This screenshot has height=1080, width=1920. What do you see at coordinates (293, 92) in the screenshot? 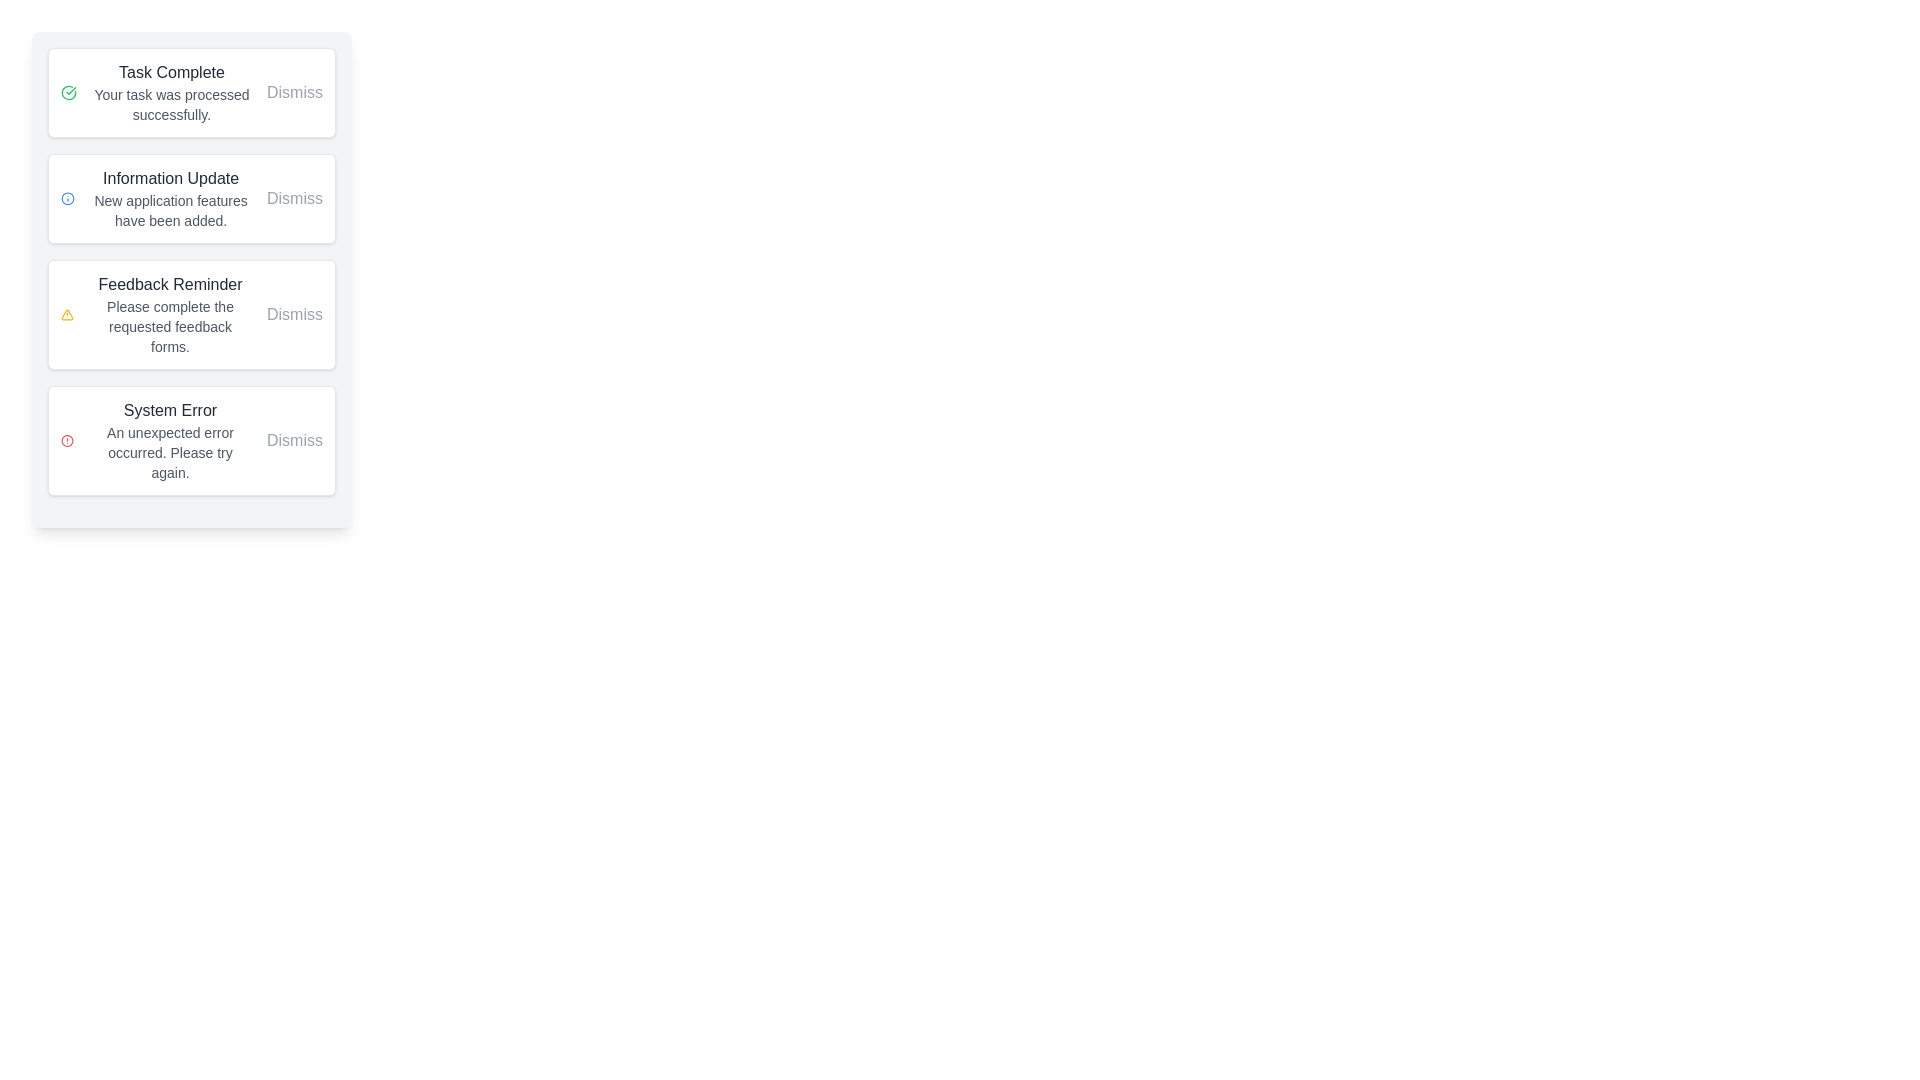
I see `the 'Dismiss' button, which is styled with gray text that changes shade on hover, located next to the 'Task Complete' status message` at bounding box center [293, 92].